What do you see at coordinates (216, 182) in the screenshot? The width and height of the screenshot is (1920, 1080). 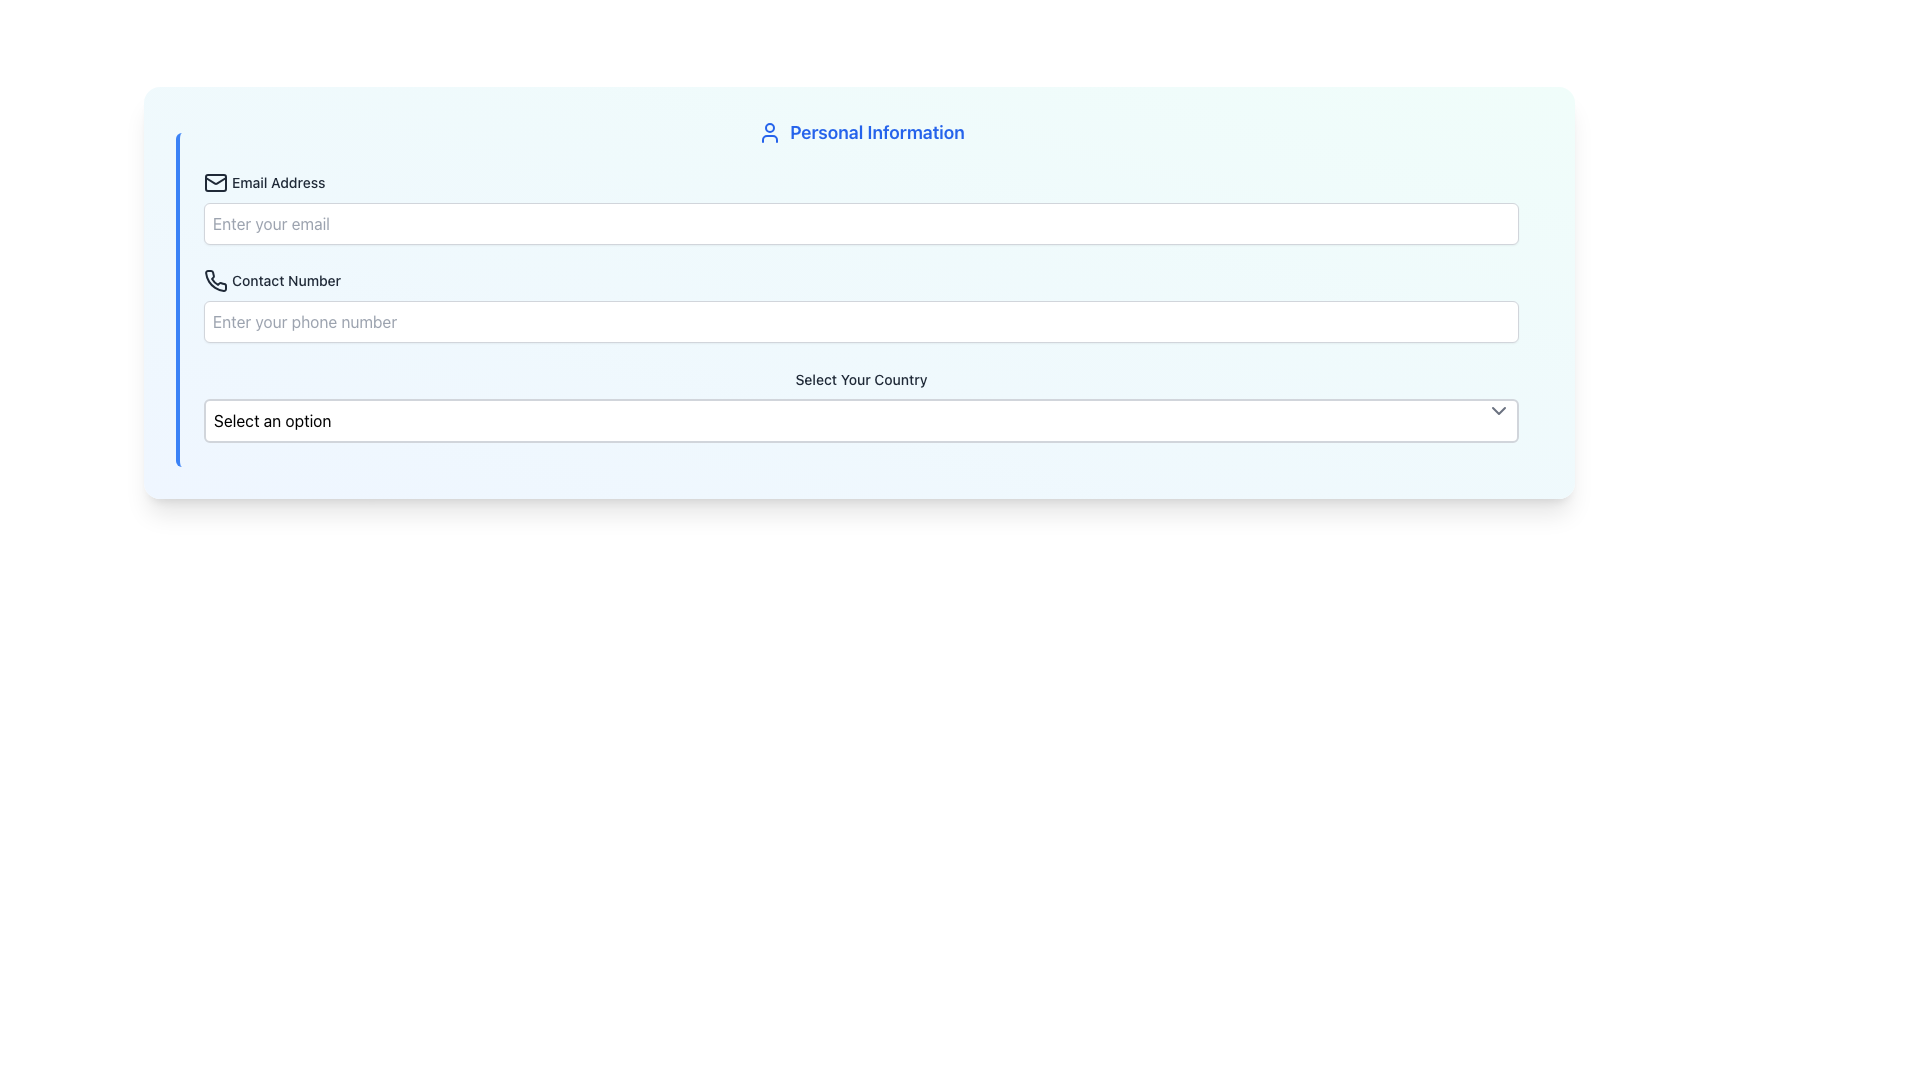 I see `the rectangular area styled as part of the envelope icon, which is located inside the larger mail icon next to the 'Email Address' text` at bounding box center [216, 182].